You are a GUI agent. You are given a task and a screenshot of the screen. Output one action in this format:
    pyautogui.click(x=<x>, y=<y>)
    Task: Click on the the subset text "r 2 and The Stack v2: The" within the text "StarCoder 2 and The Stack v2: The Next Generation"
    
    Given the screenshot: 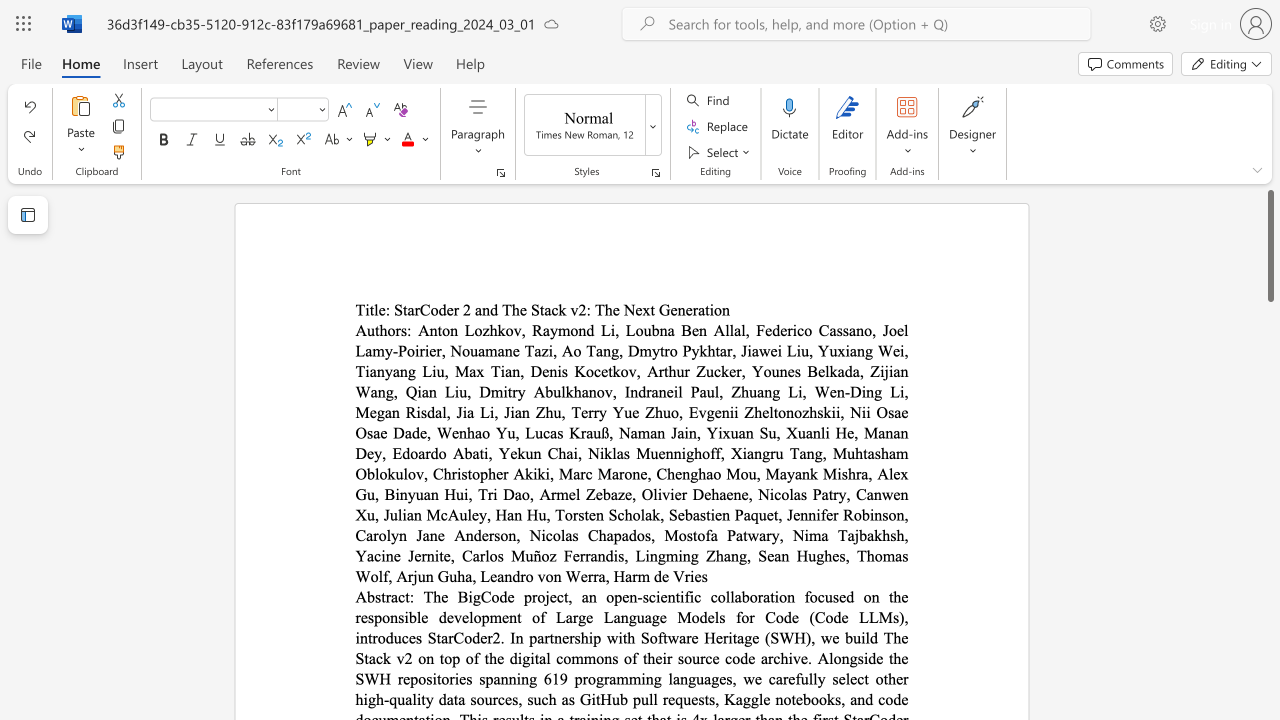 What is the action you would take?
    pyautogui.click(x=452, y=310)
    